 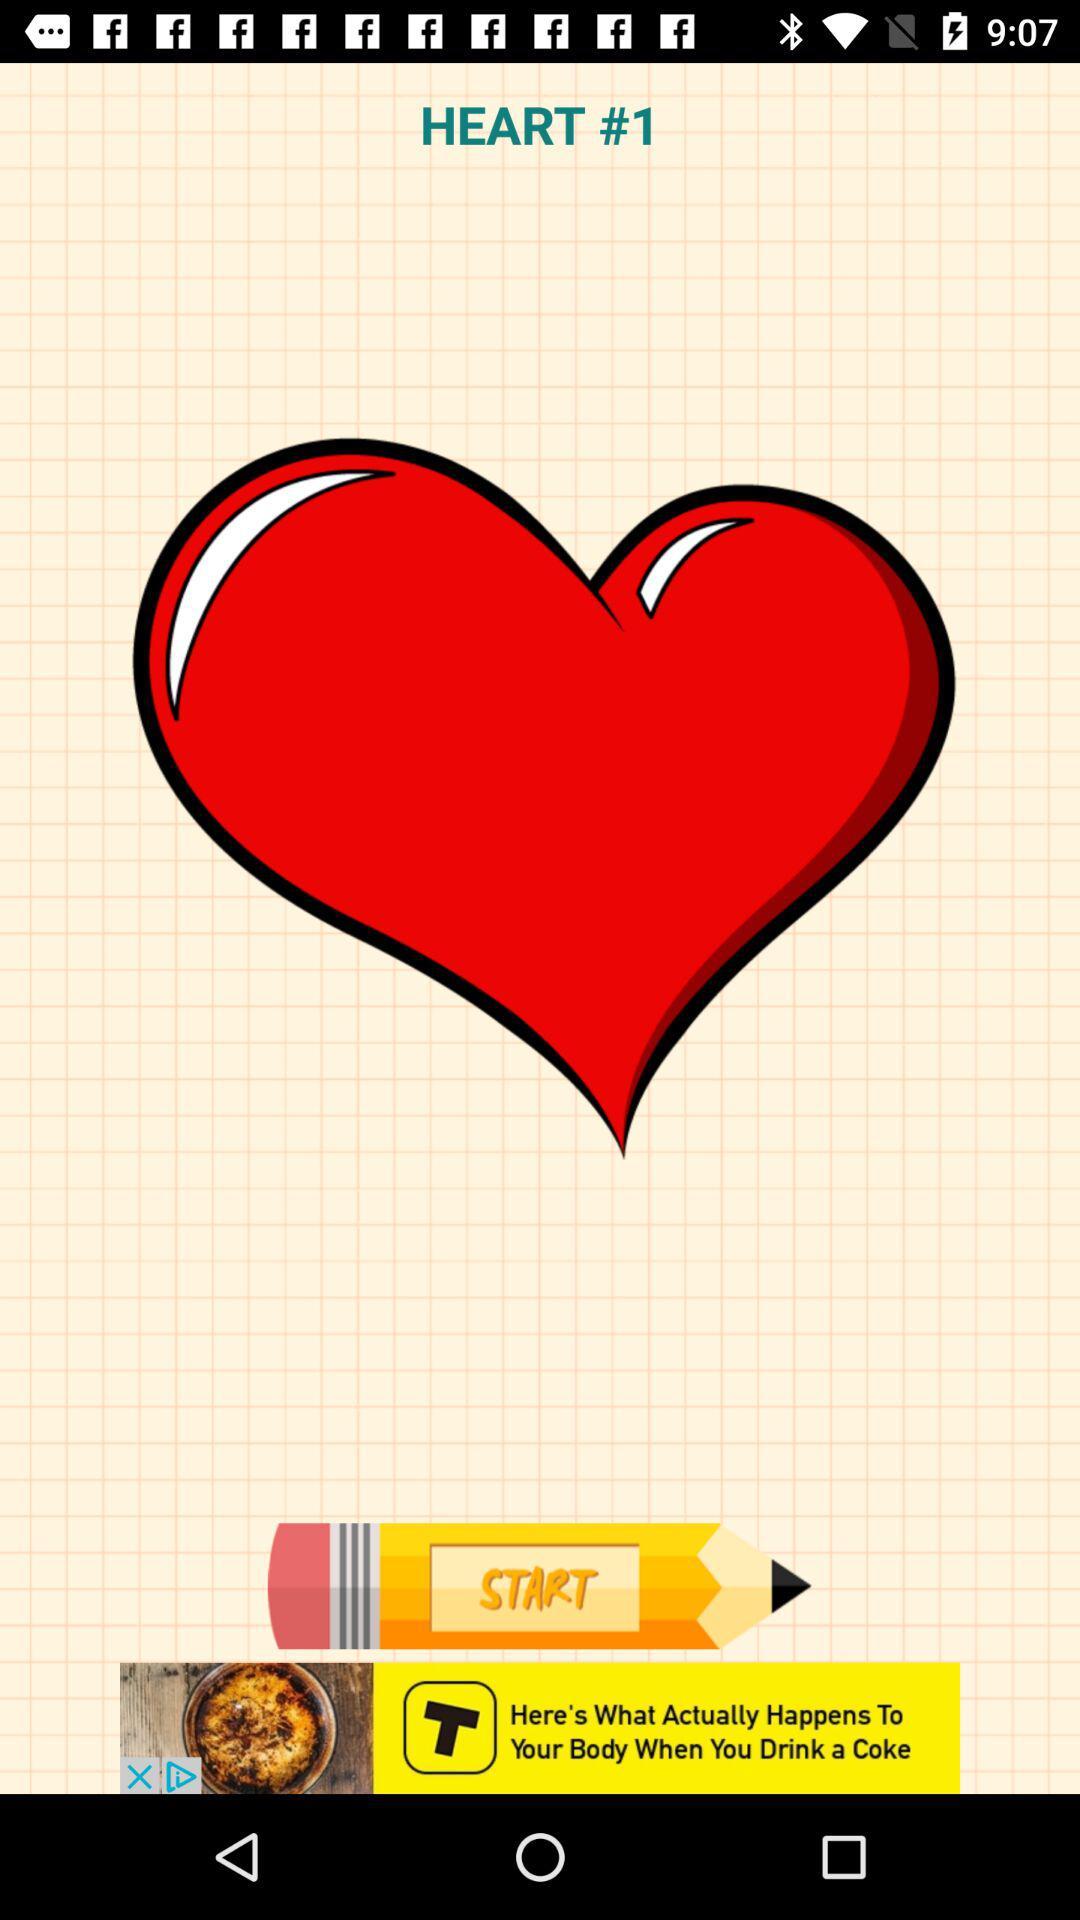 I want to click on start option, so click(x=538, y=1585).